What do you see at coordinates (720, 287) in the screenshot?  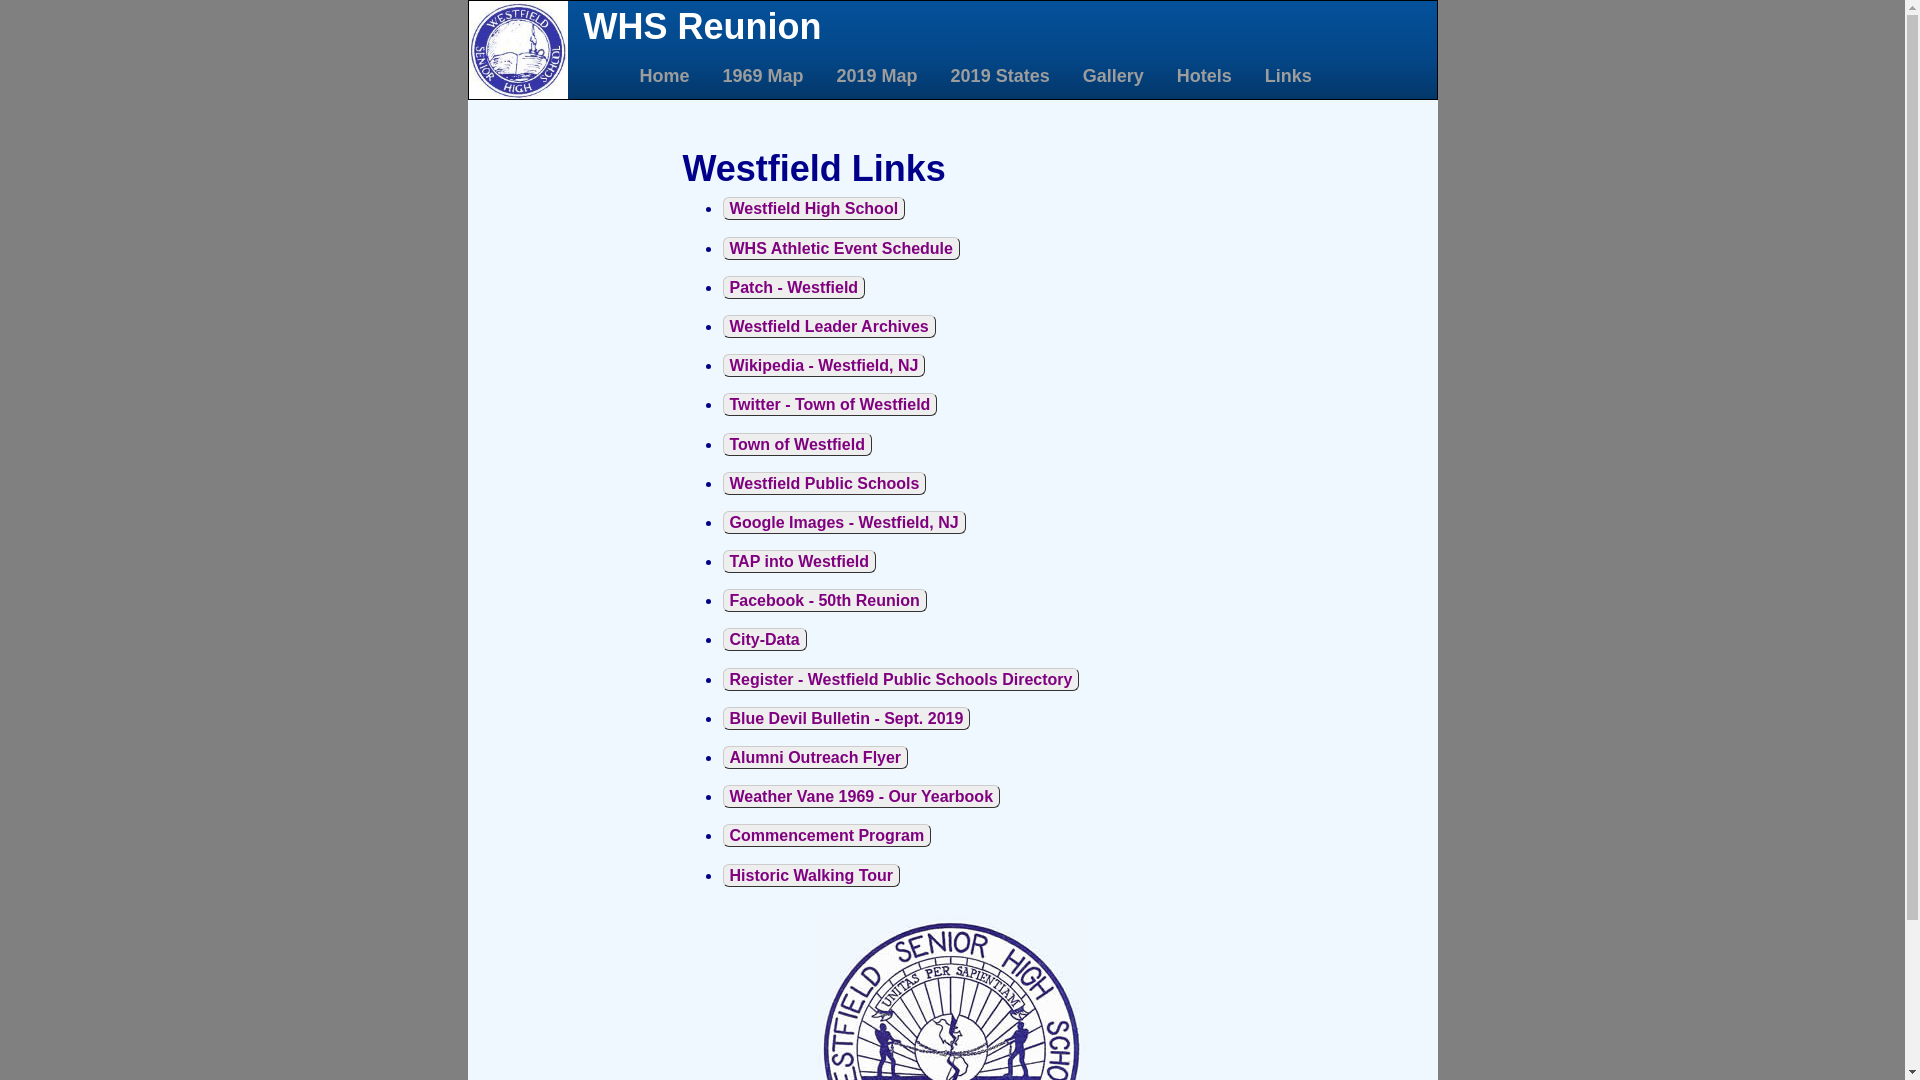 I see `'Patch - Westfield'` at bounding box center [720, 287].